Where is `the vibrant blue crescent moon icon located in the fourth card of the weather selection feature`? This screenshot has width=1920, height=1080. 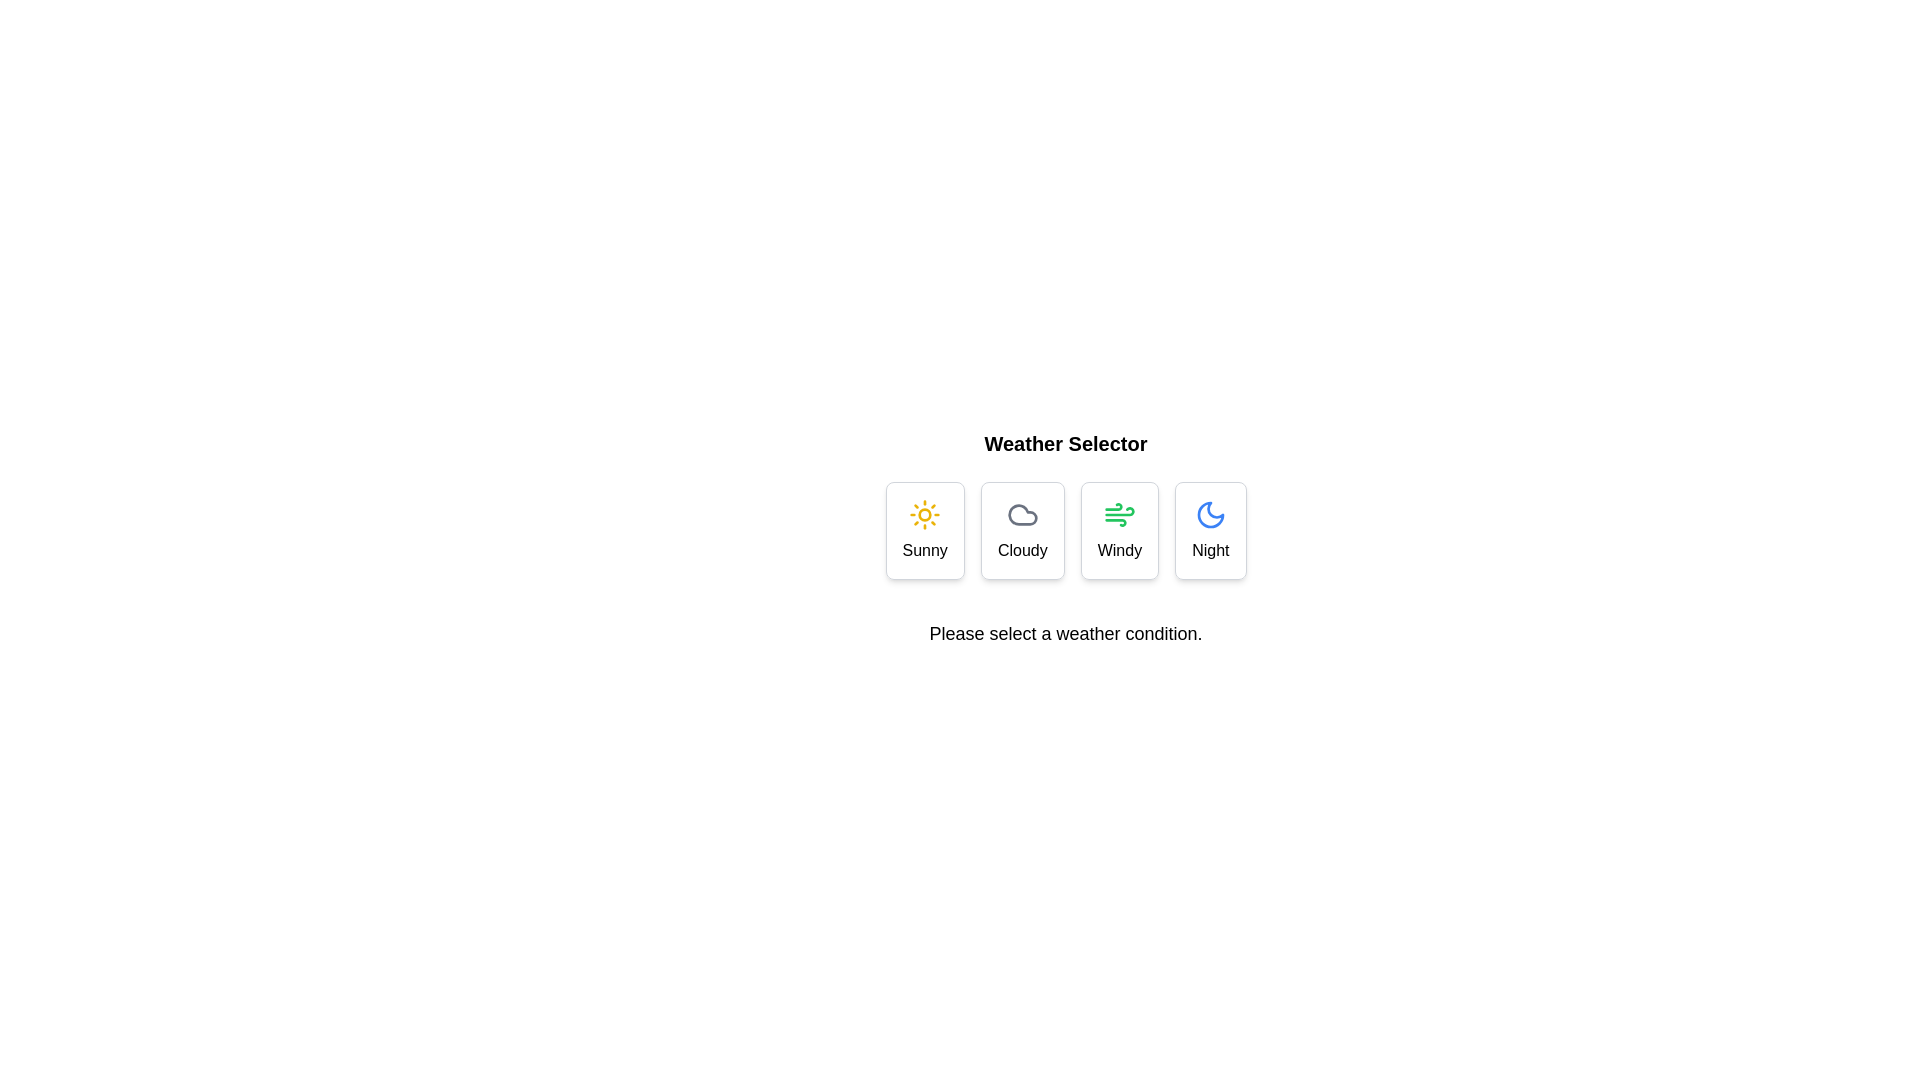
the vibrant blue crescent moon icon located in the fourth card of the weather selection feature is located at coordinates (1209, 514).